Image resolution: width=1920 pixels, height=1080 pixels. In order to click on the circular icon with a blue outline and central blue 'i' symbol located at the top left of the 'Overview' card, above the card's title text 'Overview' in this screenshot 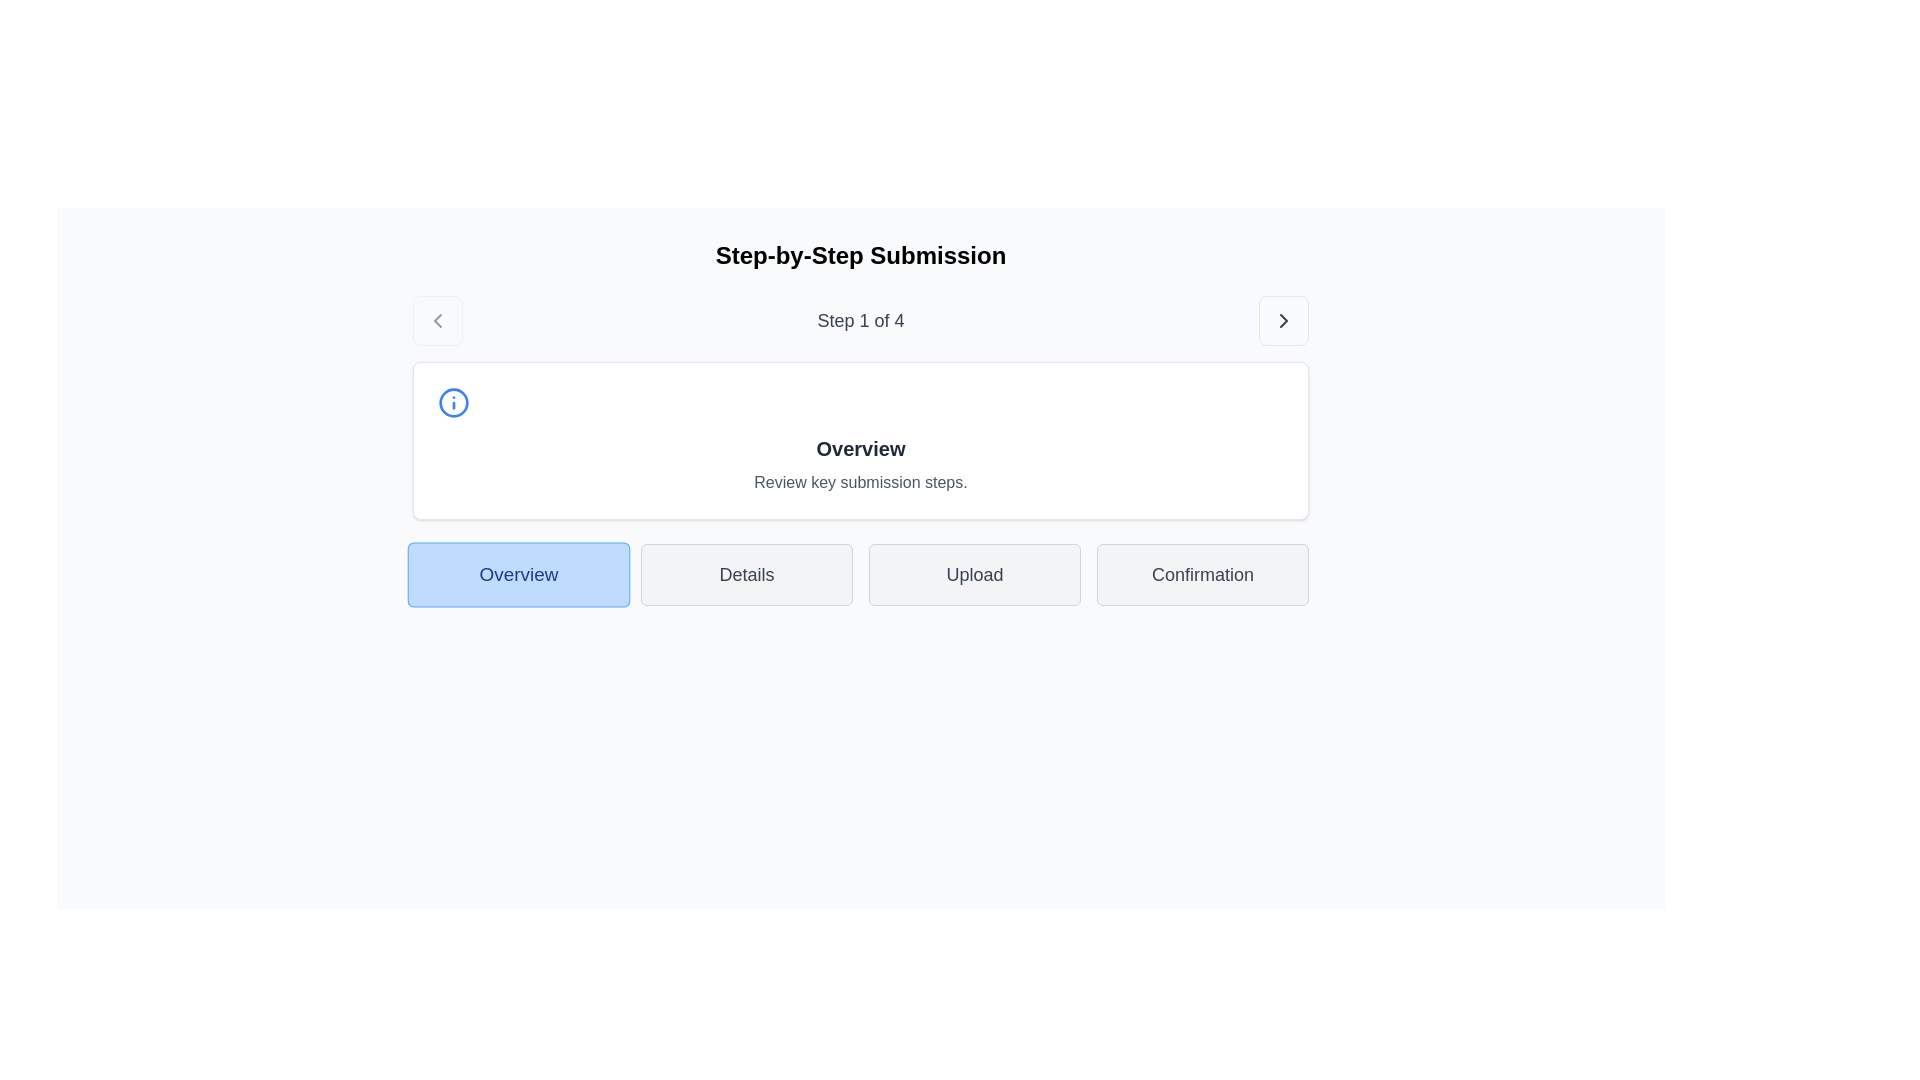, I will do `click(453, 402)`.